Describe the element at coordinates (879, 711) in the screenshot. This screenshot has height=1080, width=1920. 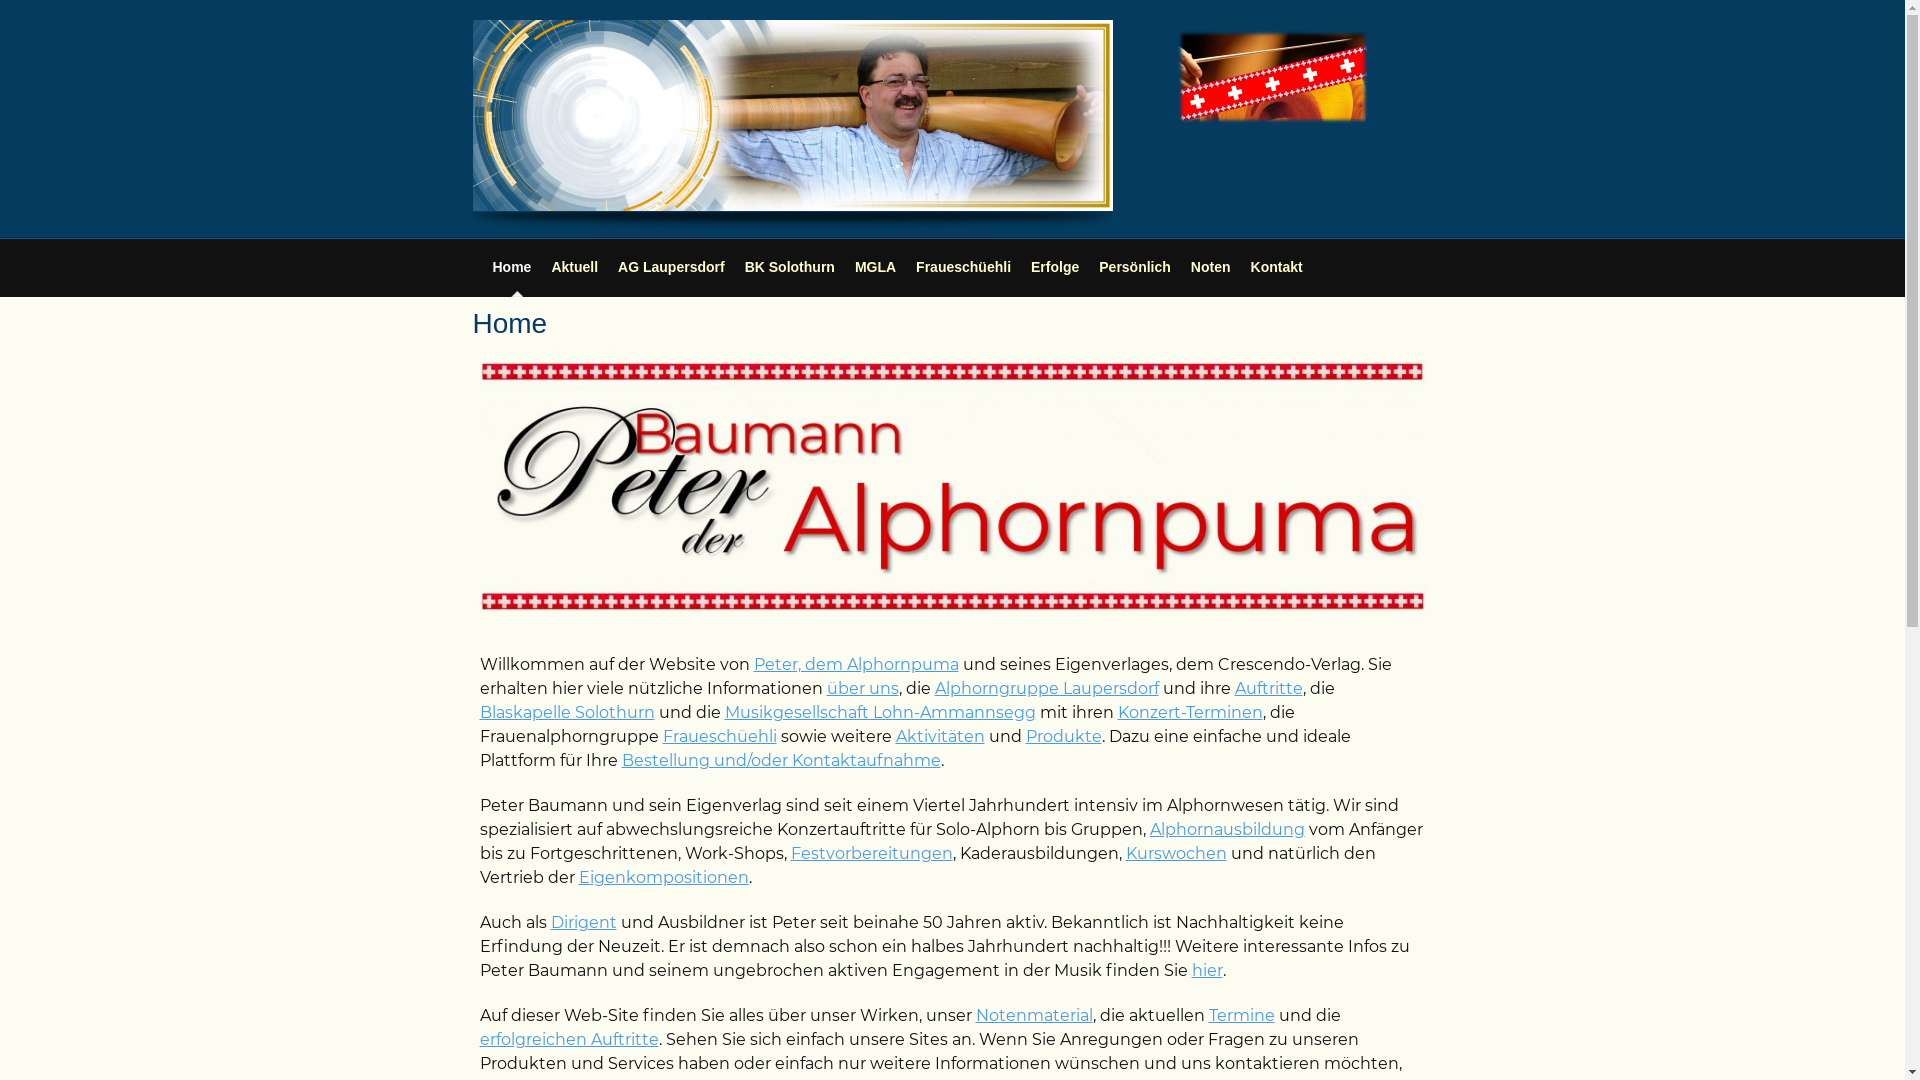
I see `'Musikgesellschaft Lohn-Ammannsegg'` at that location.